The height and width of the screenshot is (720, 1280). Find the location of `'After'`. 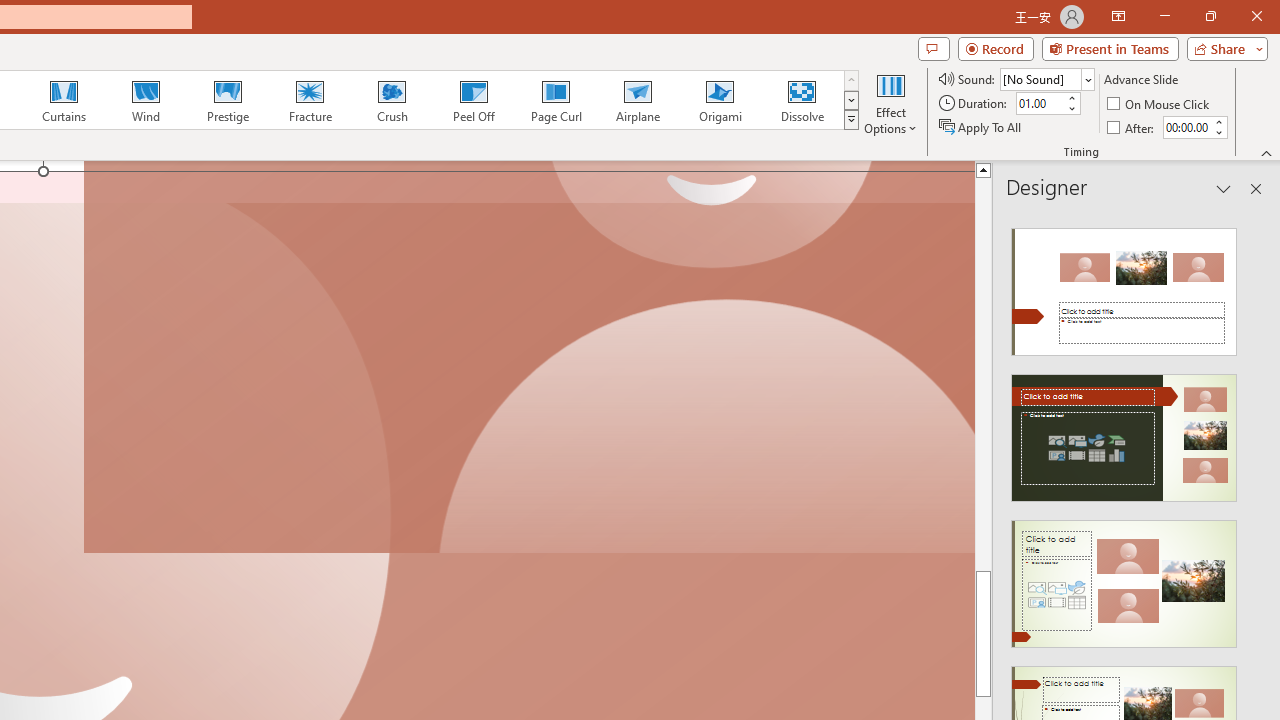

'After' is located at coordinates (1132, 127).